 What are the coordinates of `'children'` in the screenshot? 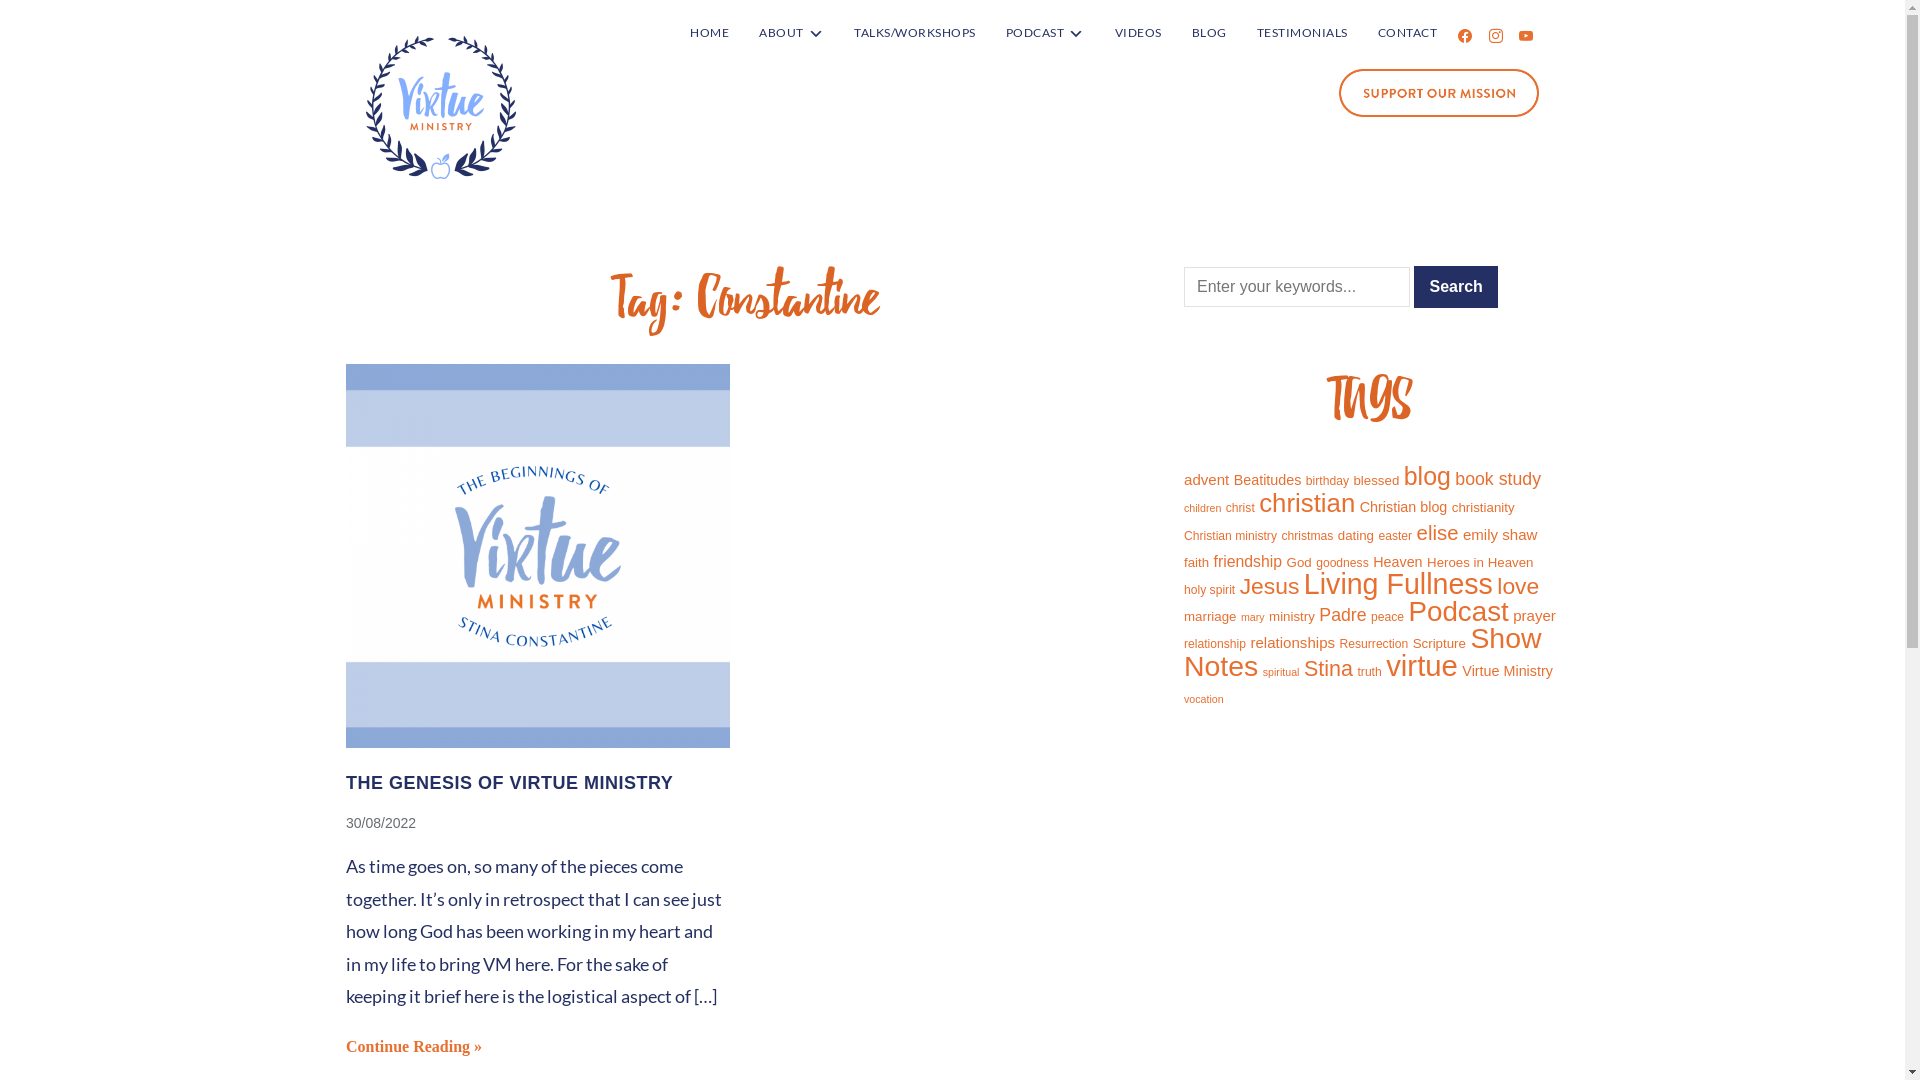 It's located at (1201, 507).